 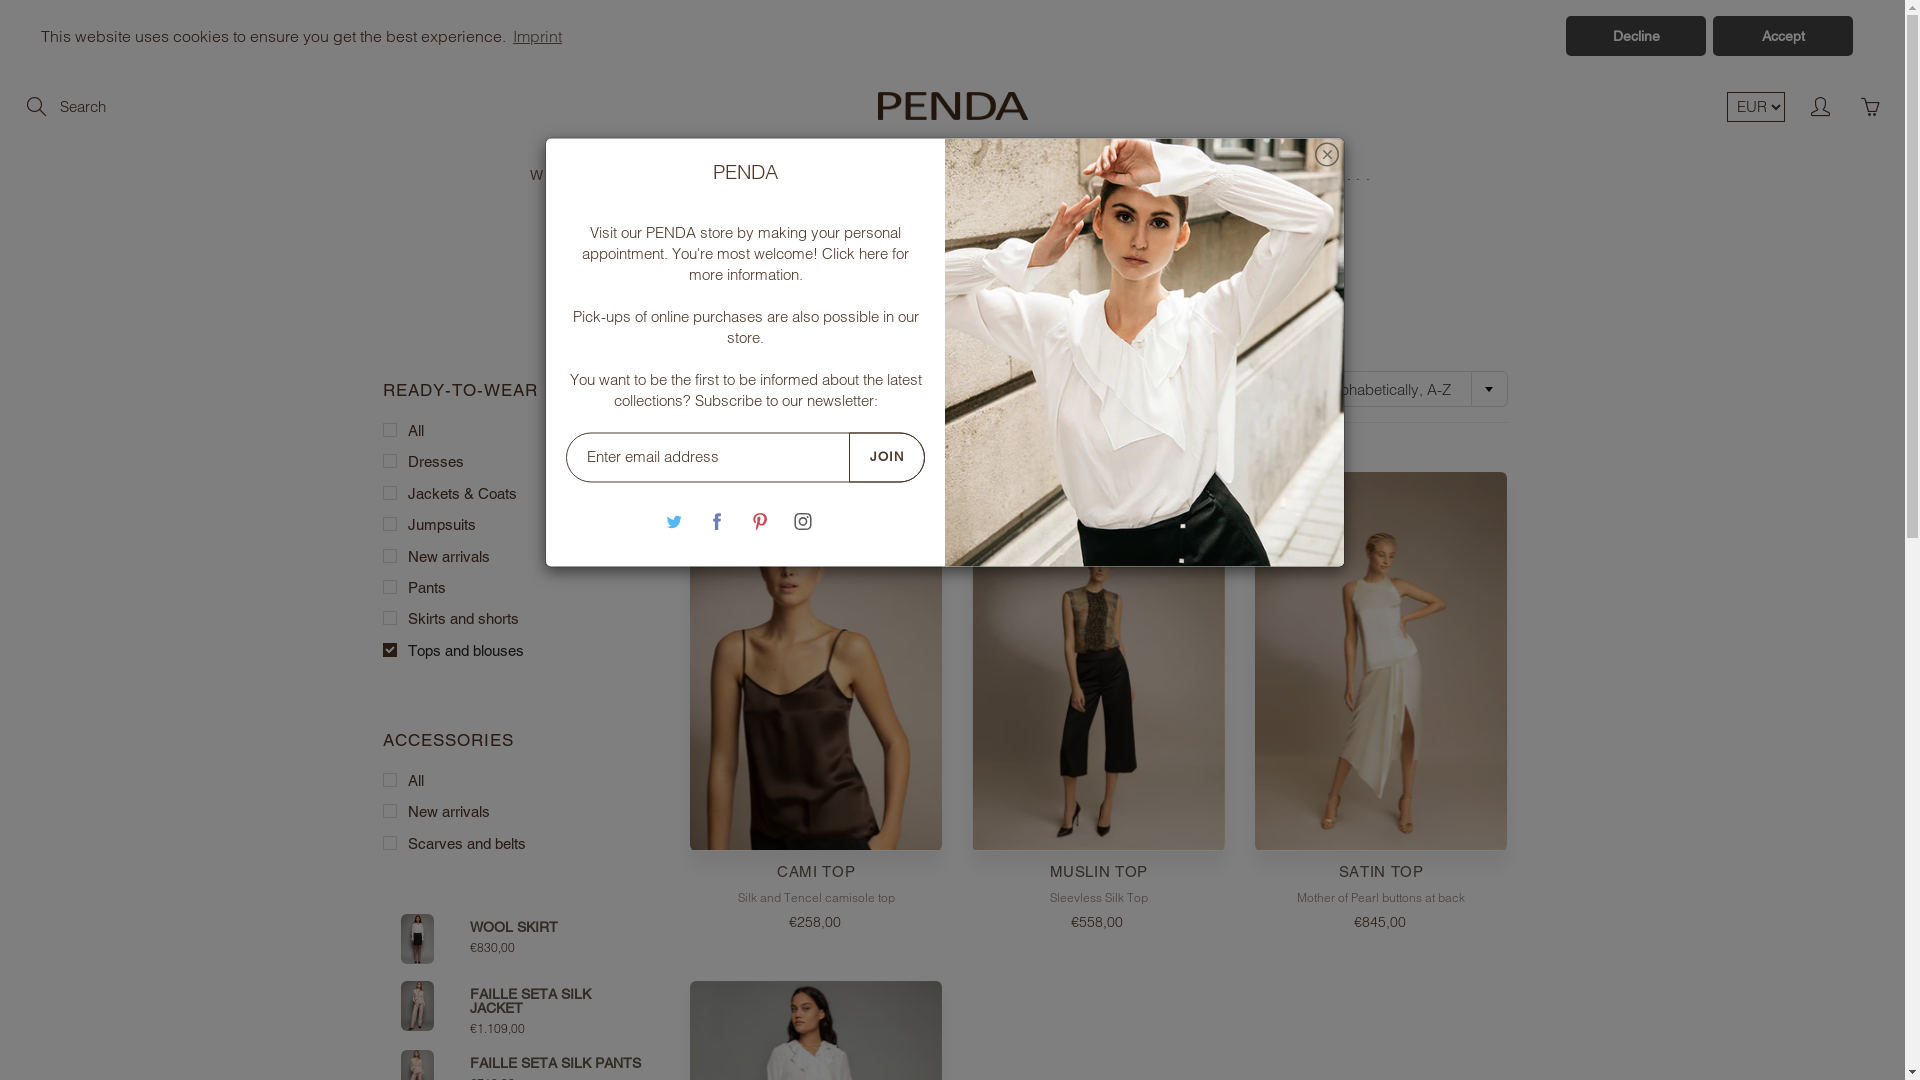 What do you see at coordinates (382, 523) in the screenshot?
I see `'Jumpsuits'` at bounding box center [382, 523].